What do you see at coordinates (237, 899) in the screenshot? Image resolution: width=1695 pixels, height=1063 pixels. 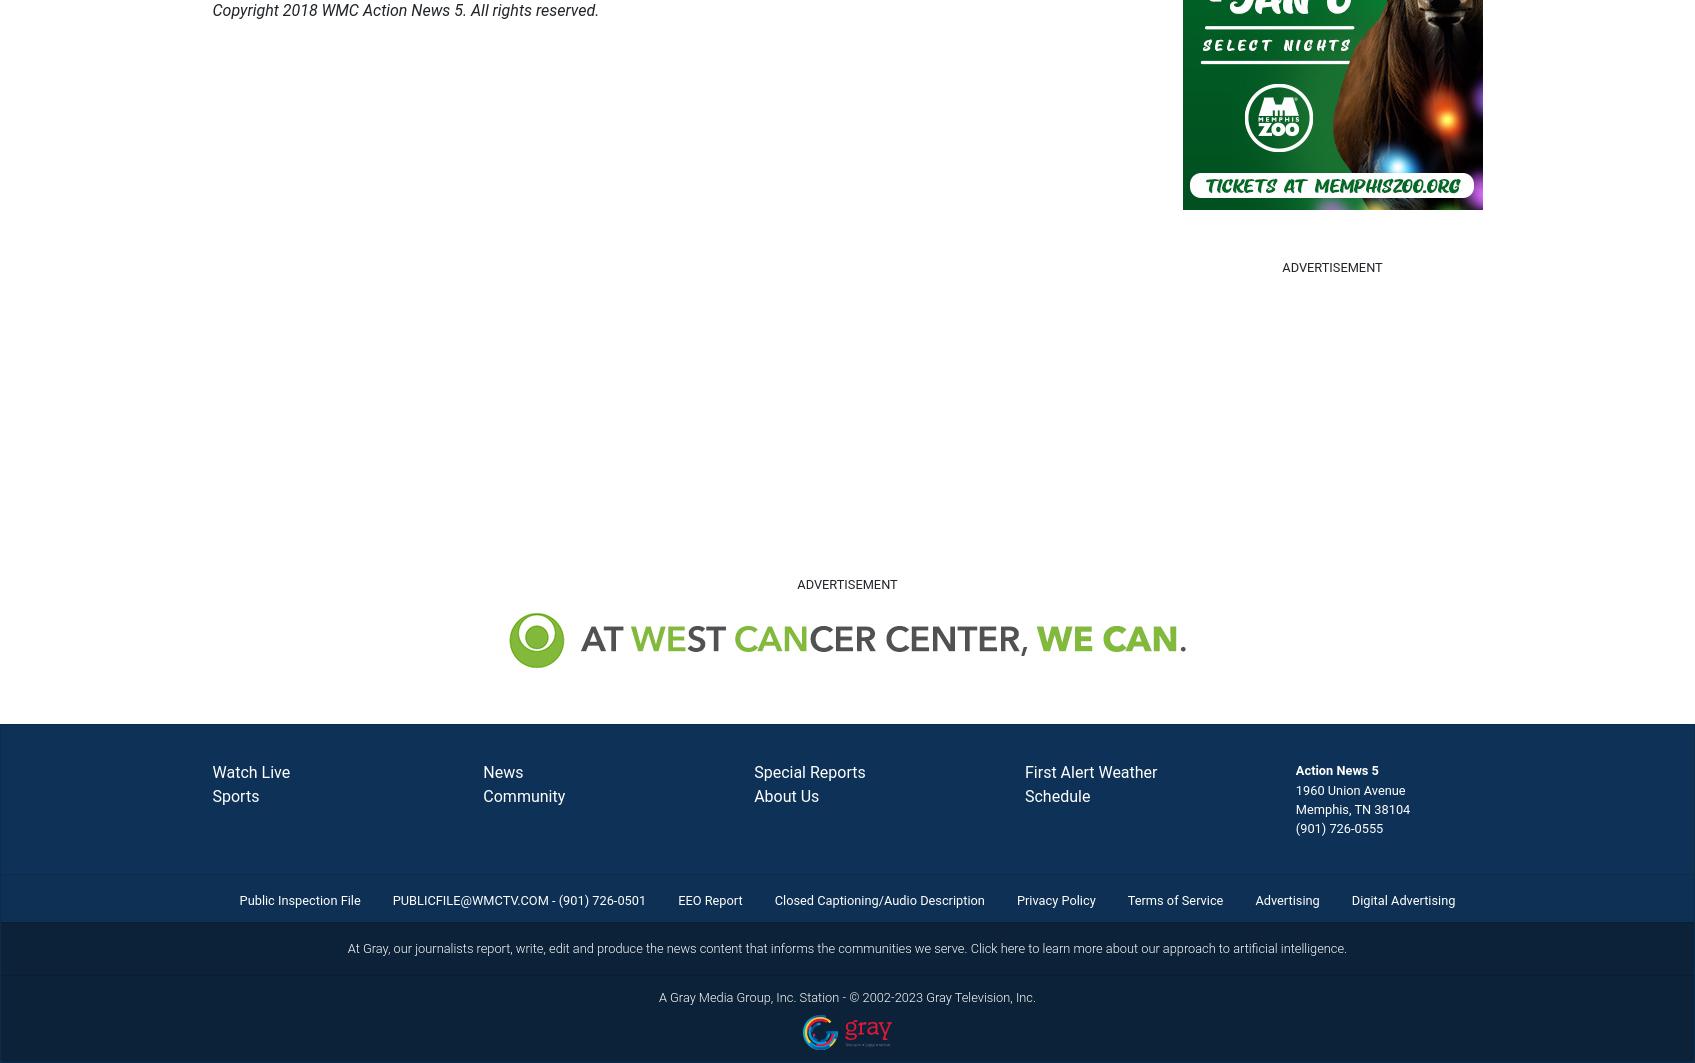 I see `'Public Inspection File'` at bounding box center [237, 899].